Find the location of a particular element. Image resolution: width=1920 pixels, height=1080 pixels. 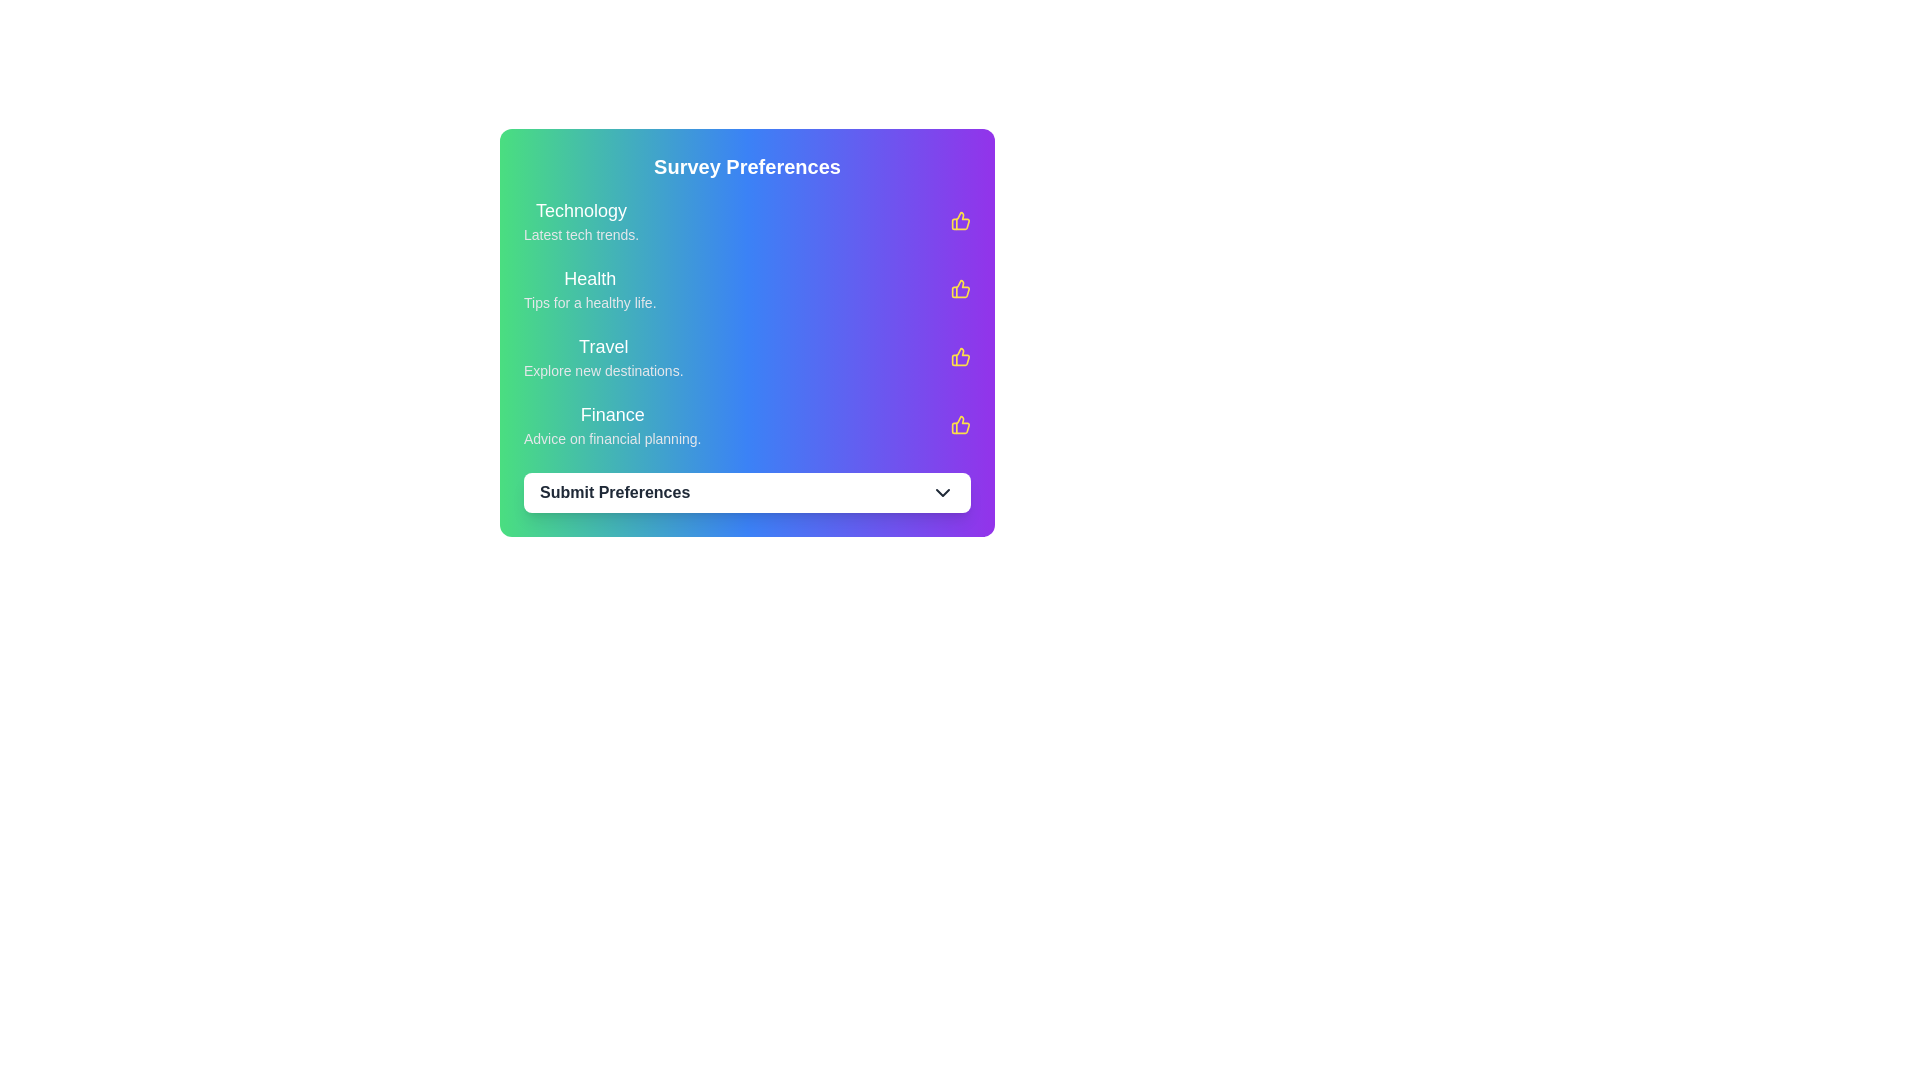

the second thumbs-up icon in the vertical list within the 'Survey Preferences' card that corresponds to the 'Health' section is located at coordinates (944, 289).